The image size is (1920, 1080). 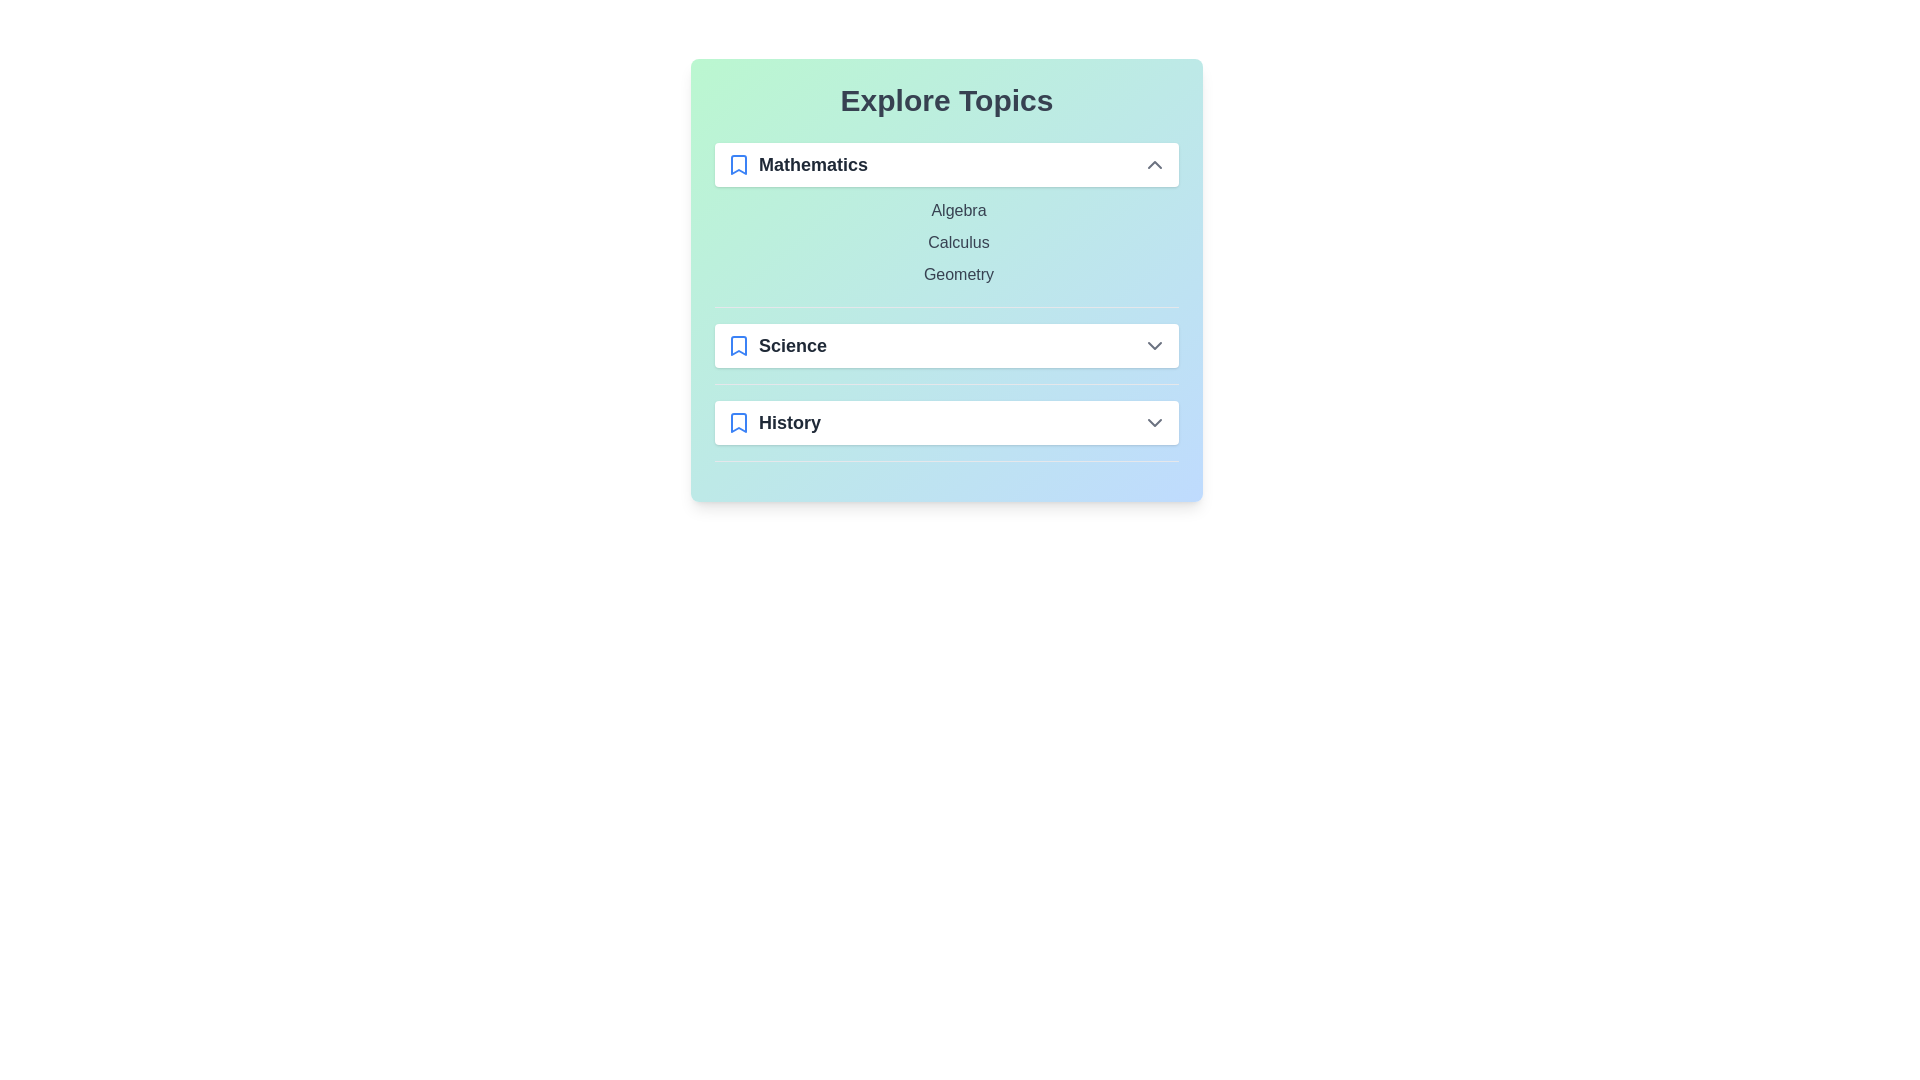 What do you see at coordinates (738, 345) in the screenshot?
I see `the bookmark icon for the Science category` at bounding box center [738, 345].